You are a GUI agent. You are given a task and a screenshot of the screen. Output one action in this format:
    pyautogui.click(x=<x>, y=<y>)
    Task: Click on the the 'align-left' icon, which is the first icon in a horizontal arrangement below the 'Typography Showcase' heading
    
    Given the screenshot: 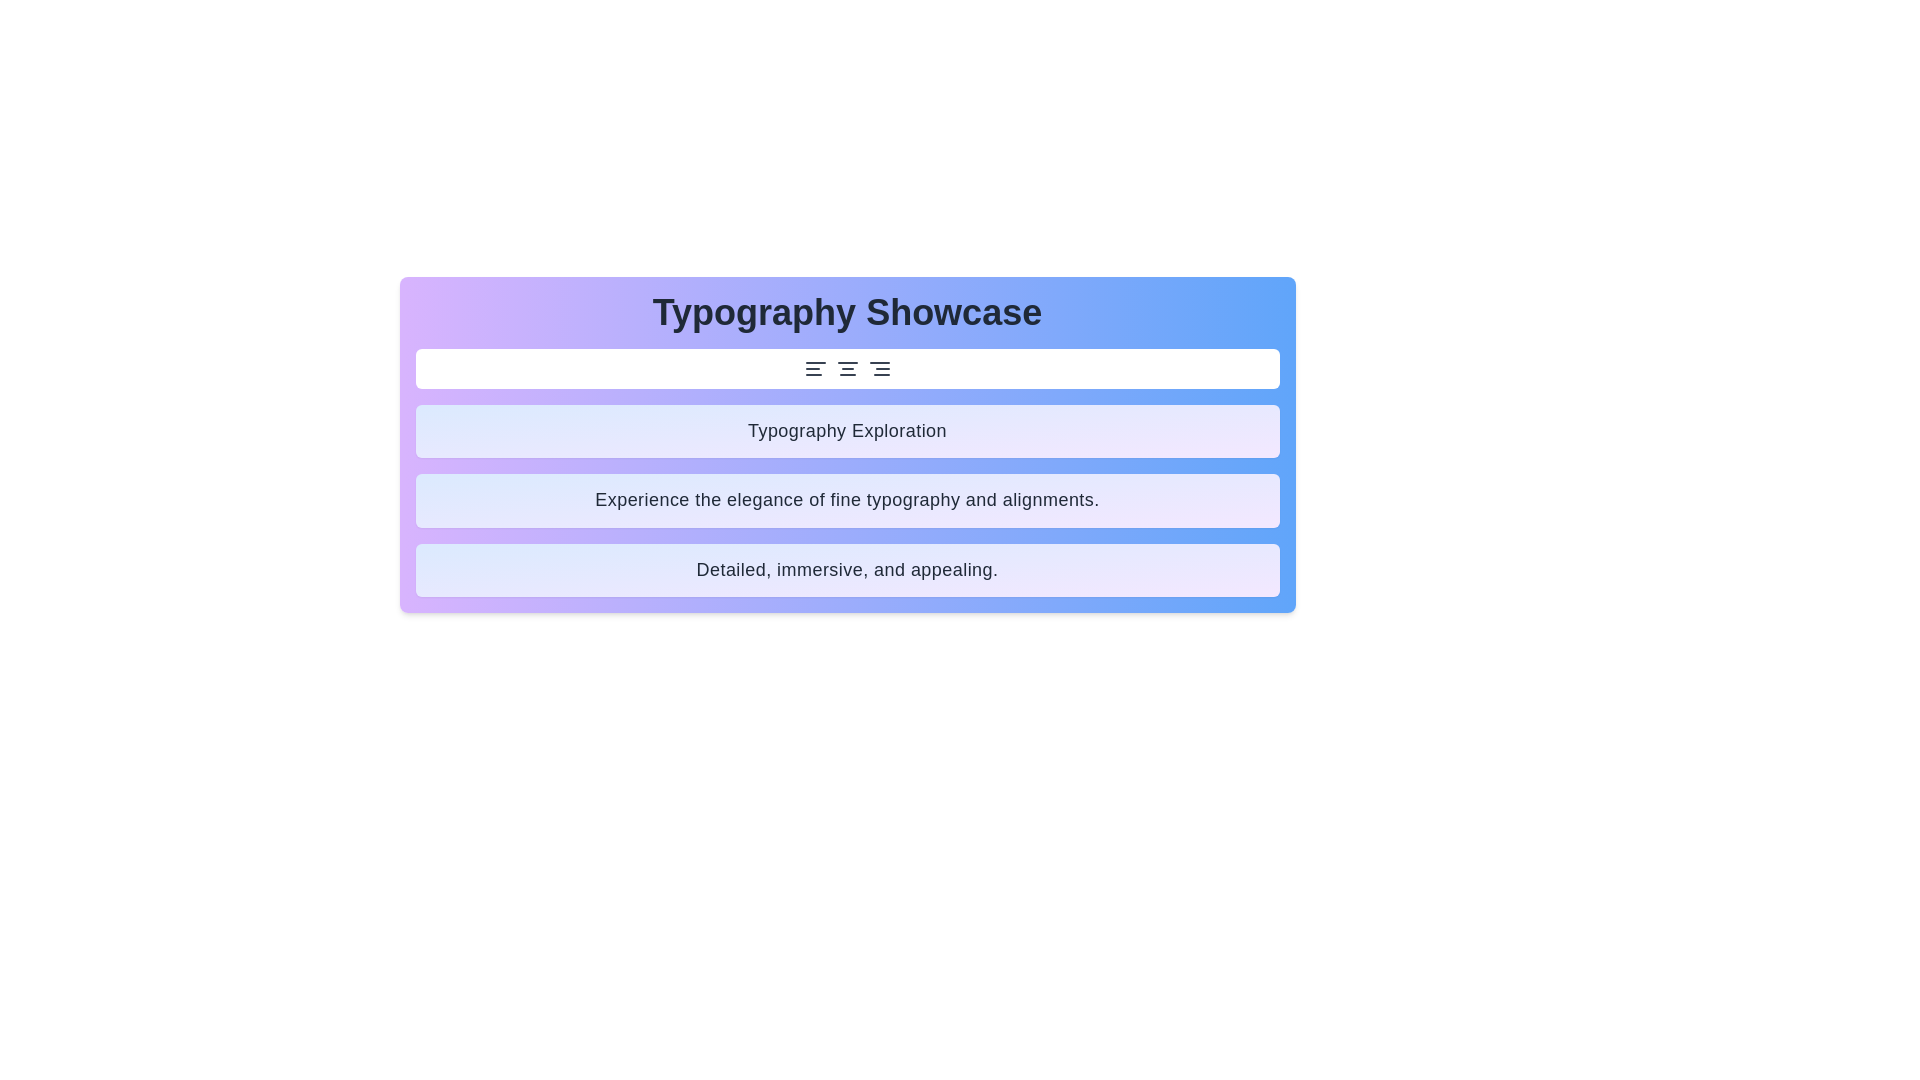 What is the action you would take?
    pyautogui.click(x=815, y=369)
    